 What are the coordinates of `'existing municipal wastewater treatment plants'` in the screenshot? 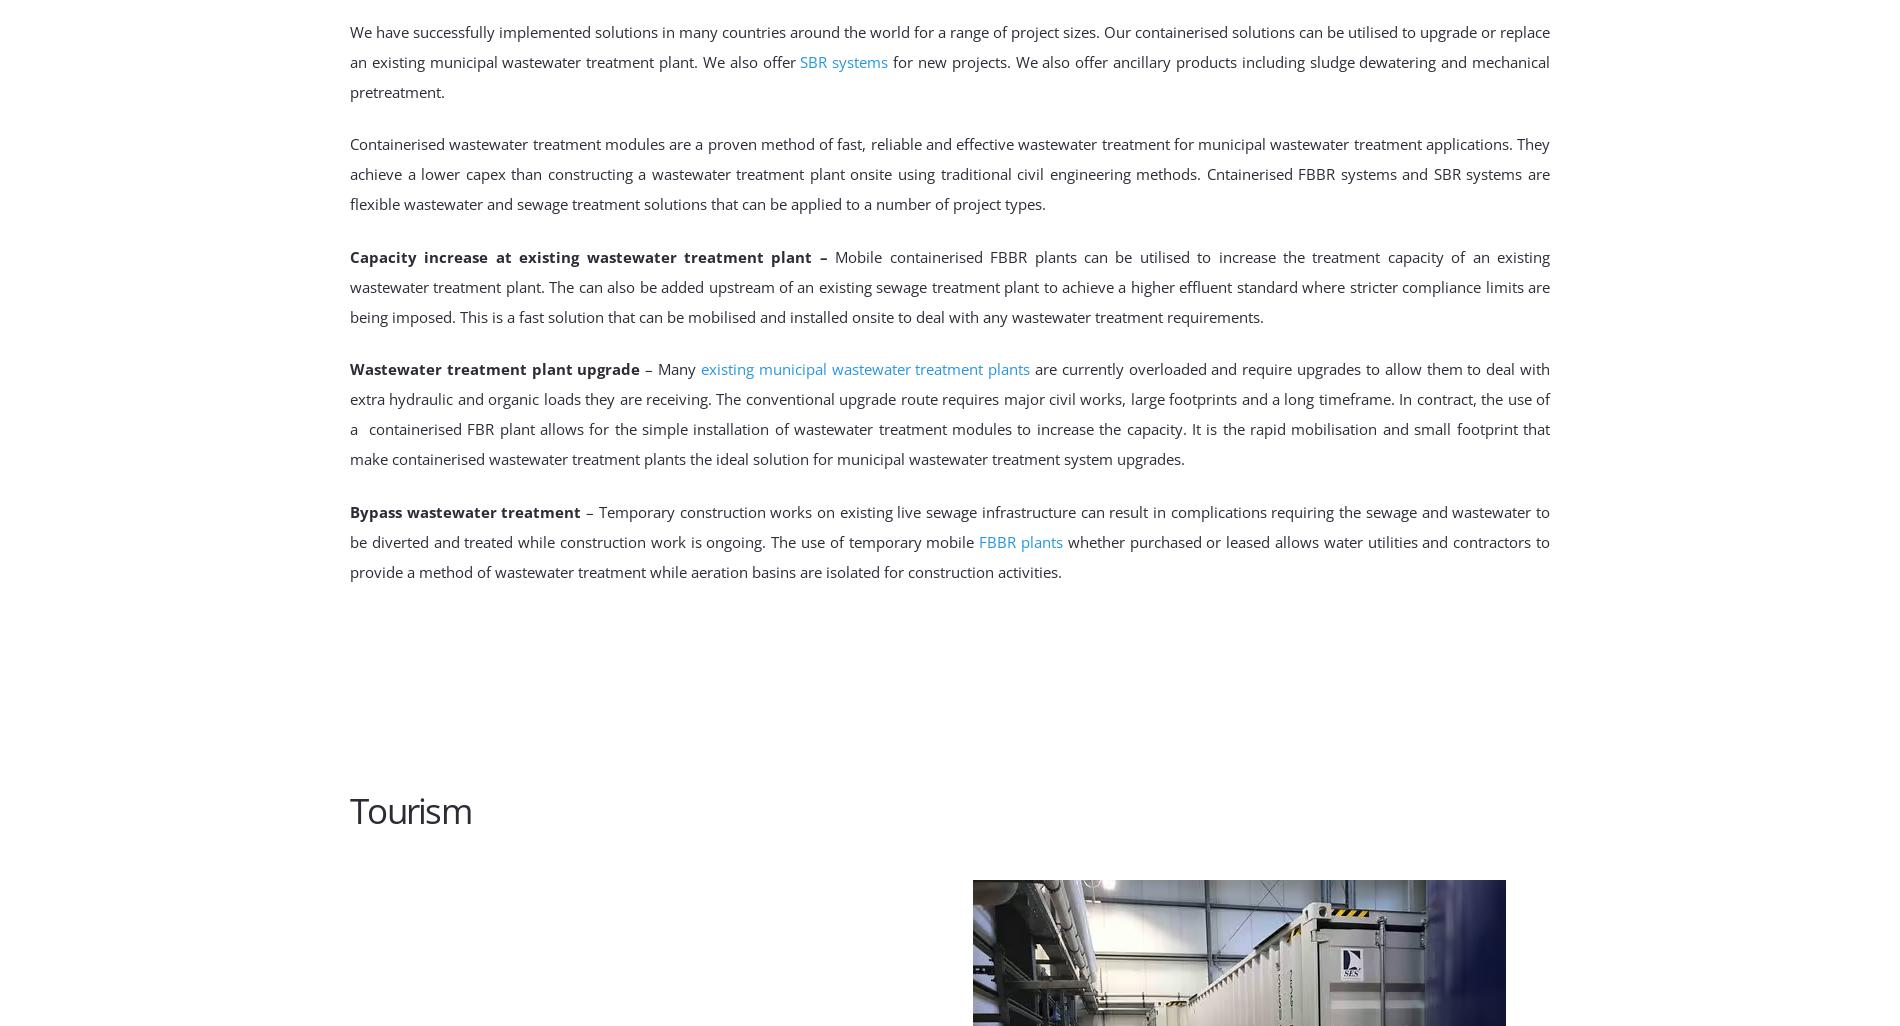 It's located at (864, 367).